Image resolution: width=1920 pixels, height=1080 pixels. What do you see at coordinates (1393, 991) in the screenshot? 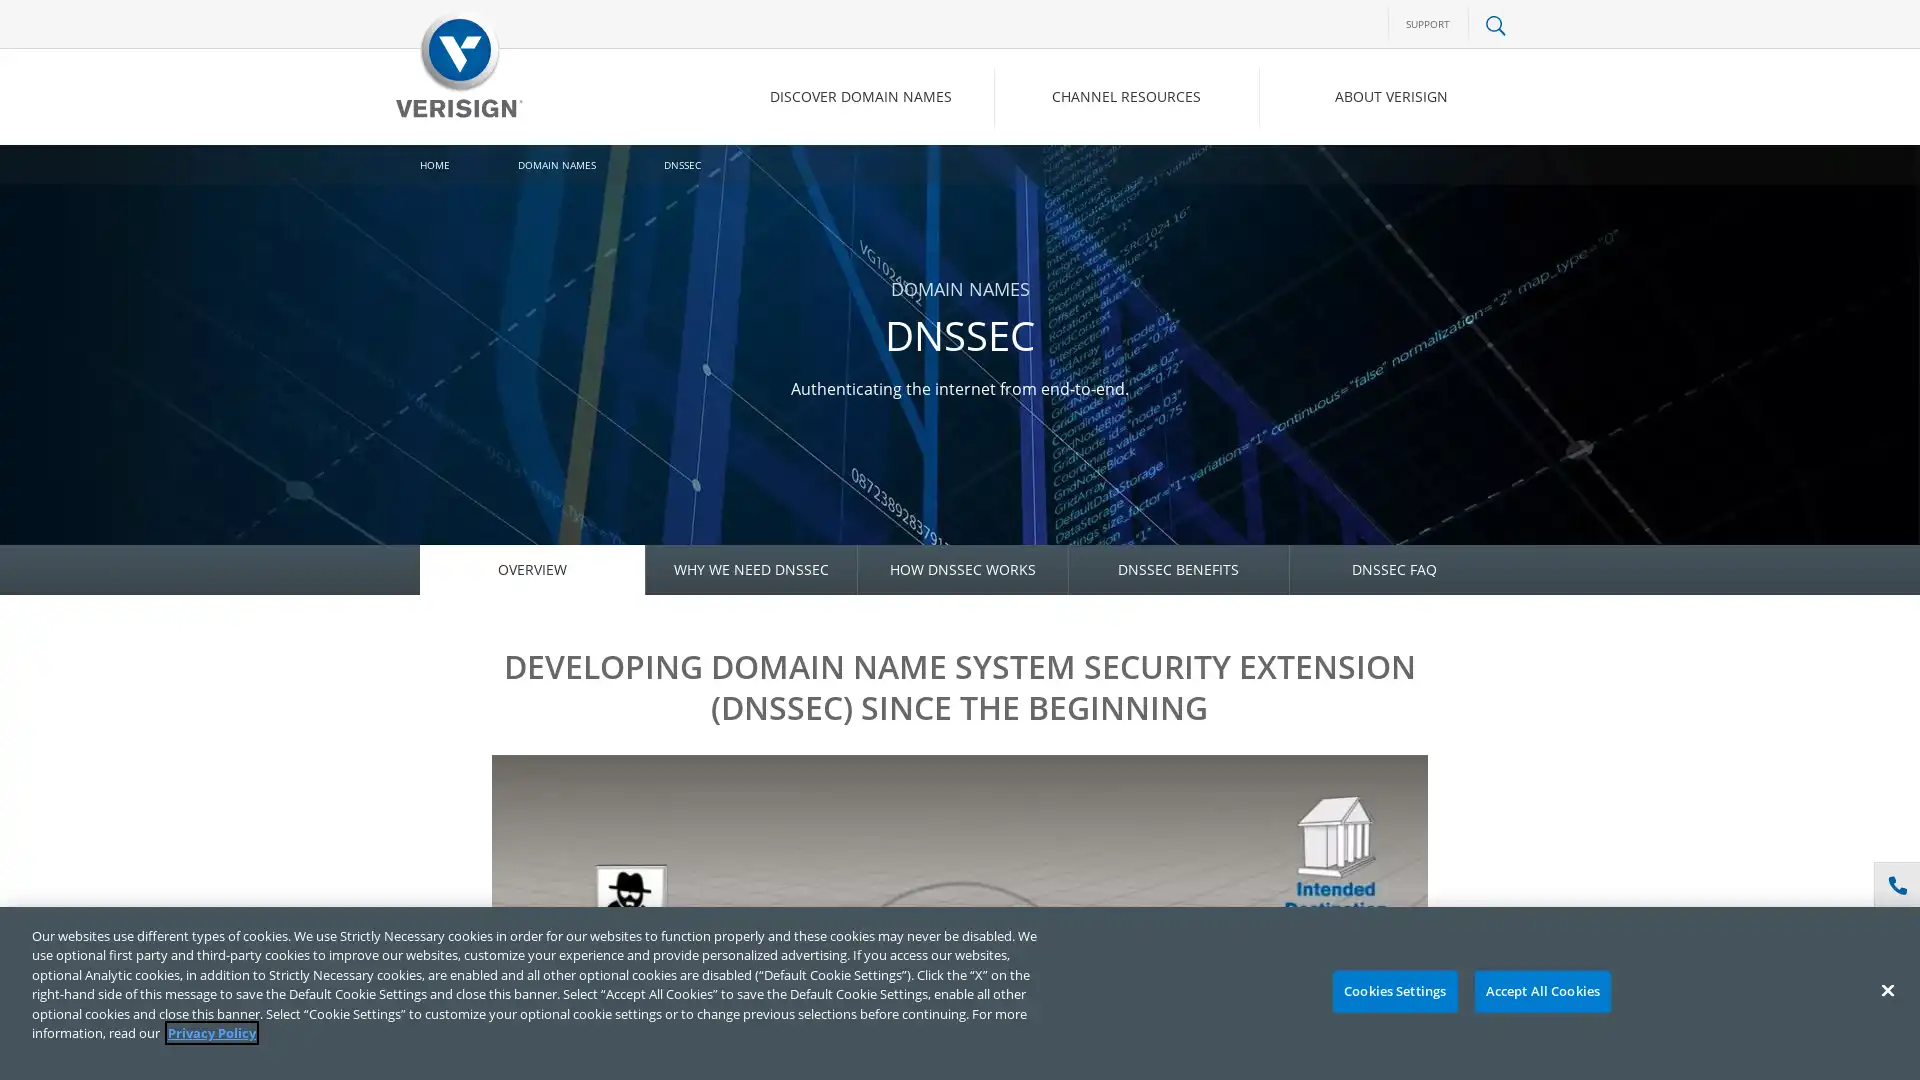
I see `Cookies Settings` at bounding box center [1393, 991].